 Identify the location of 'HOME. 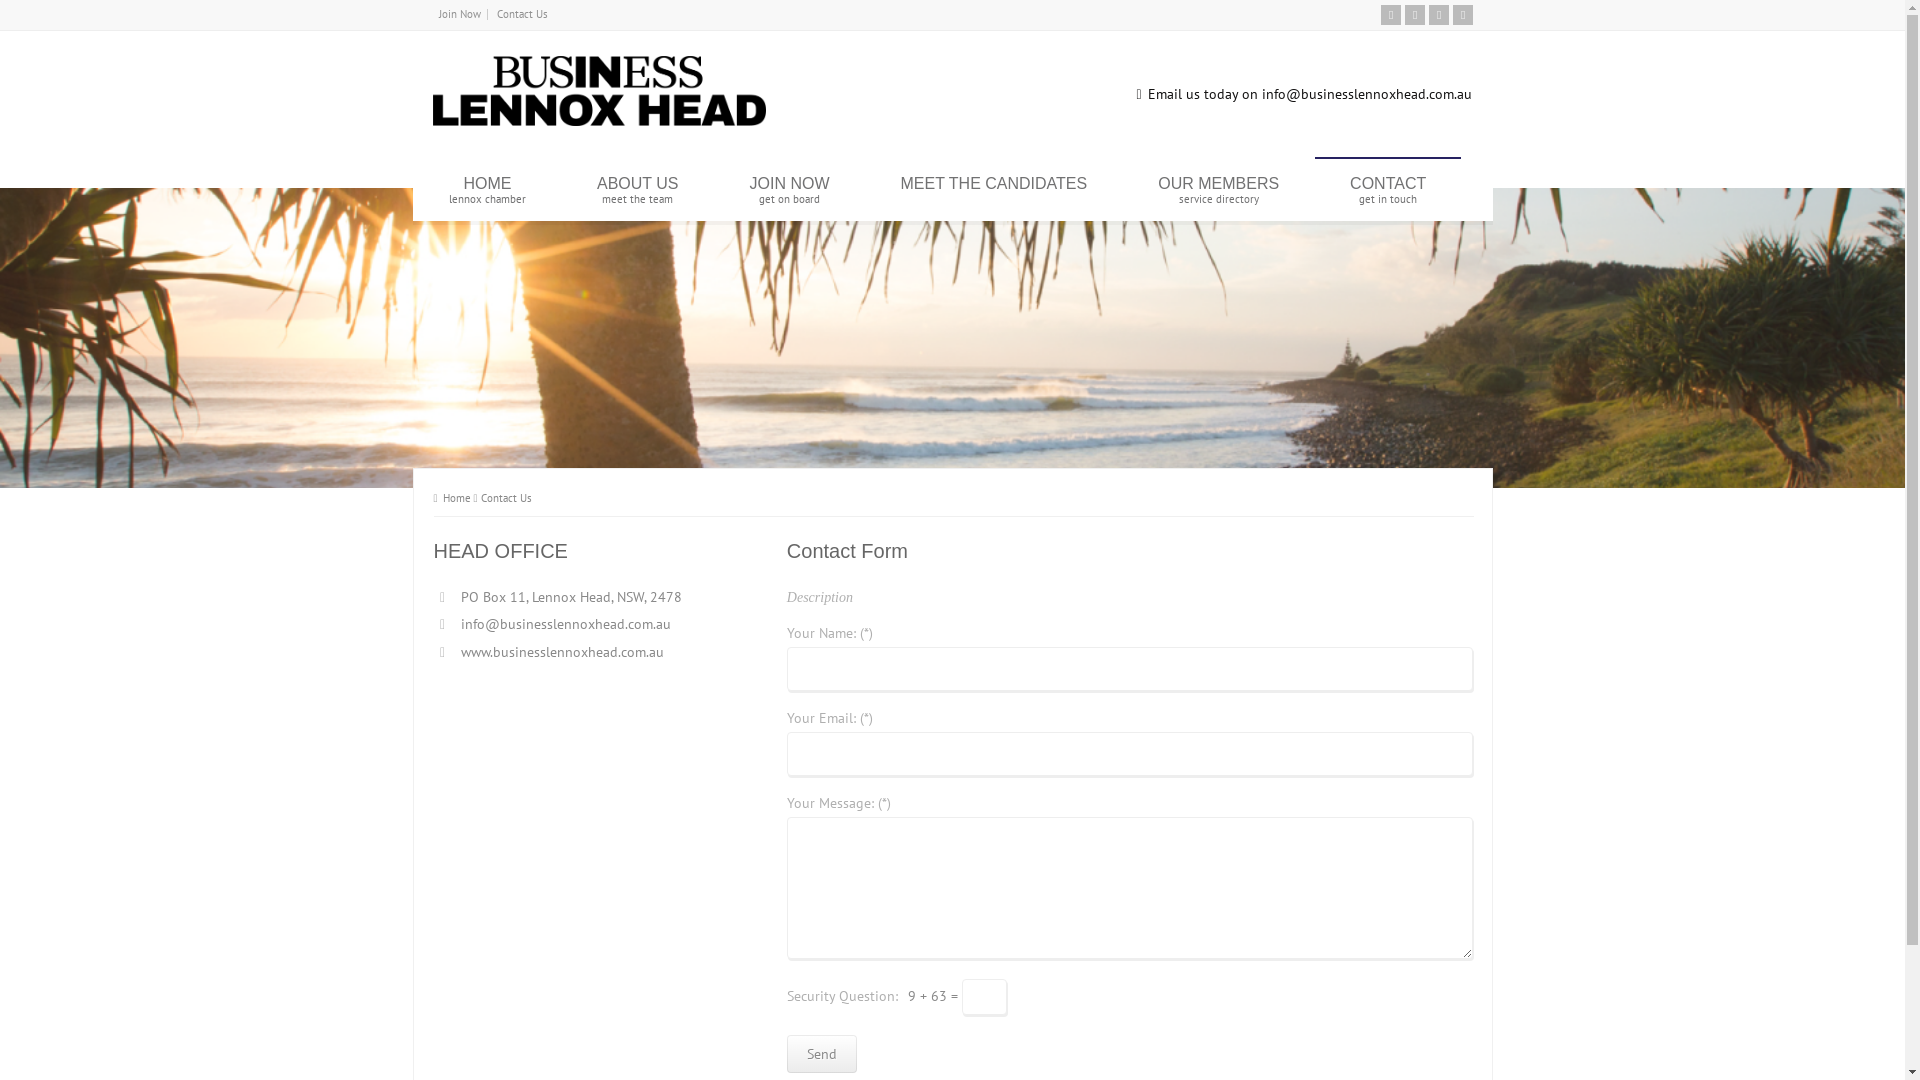
(412, 189).